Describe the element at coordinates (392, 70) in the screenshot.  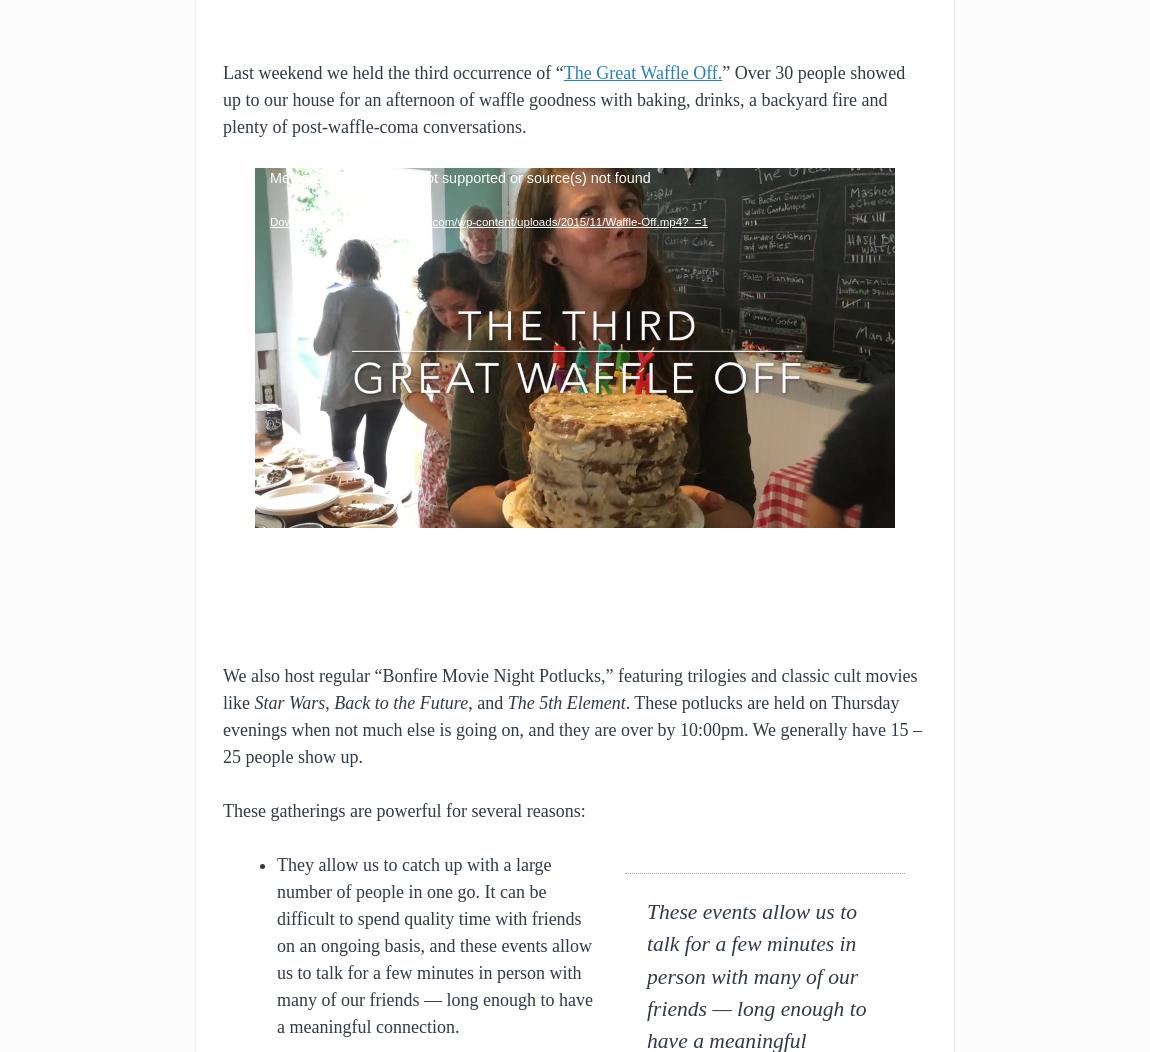
I see `'Last weekend we held the third occurrence of “'` at that location.